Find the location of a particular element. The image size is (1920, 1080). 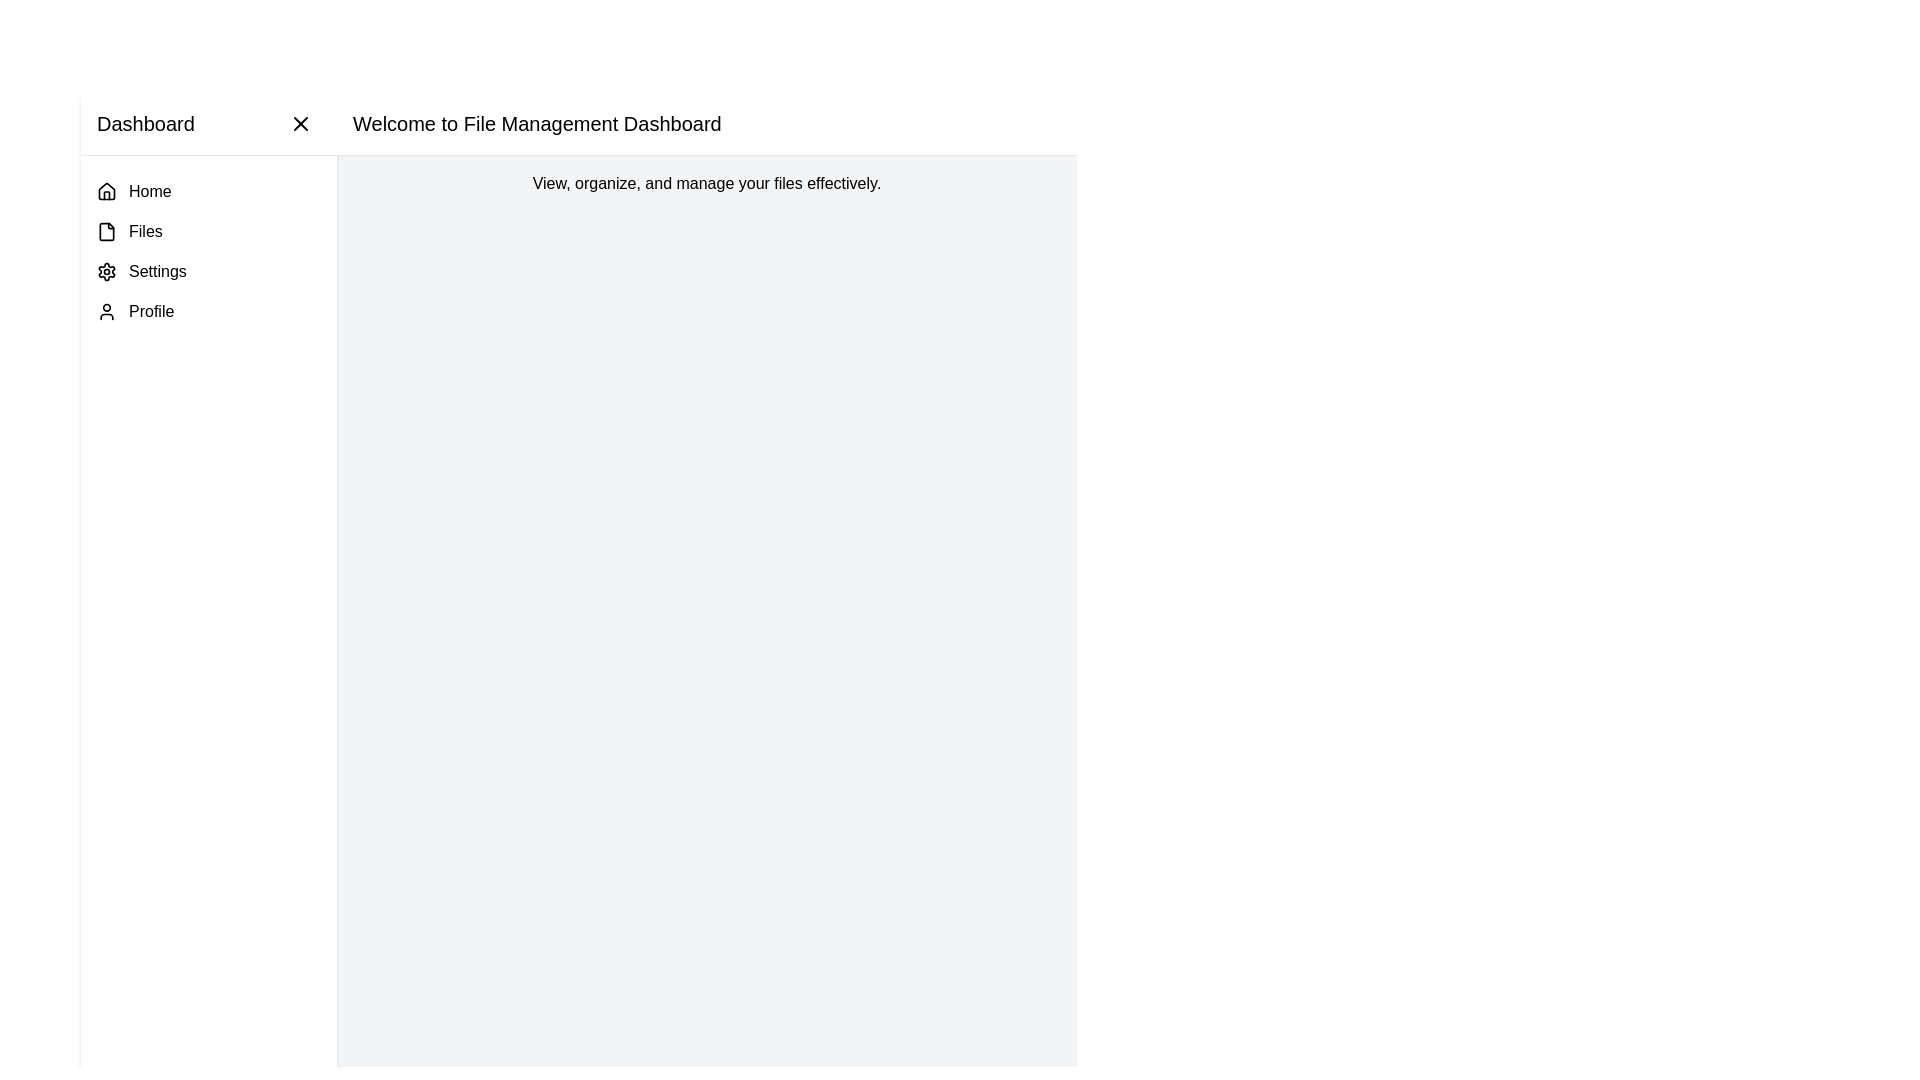

the 'Settings' icon located in the vertical navigation menu, which serves as a visual representation for accessing configuration options is located at coordinates (105, 272).